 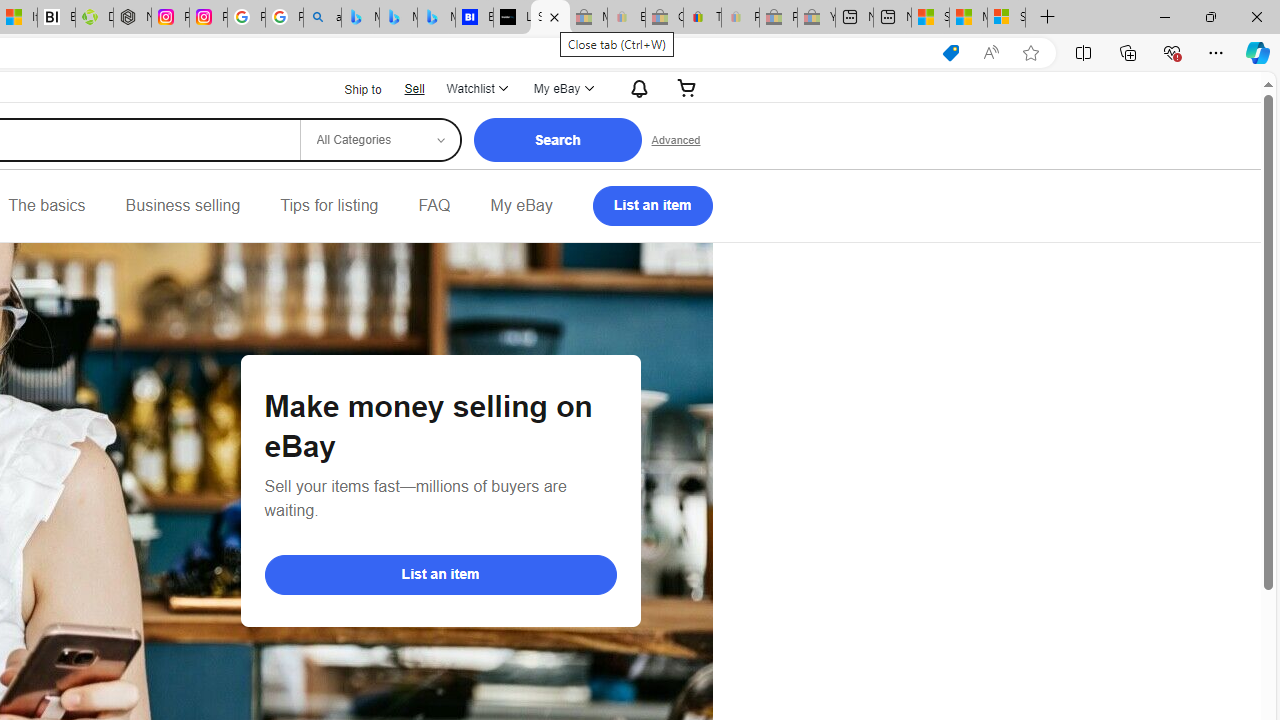 I want to click on 'Your shopping cart', so click(x=687, y=87).